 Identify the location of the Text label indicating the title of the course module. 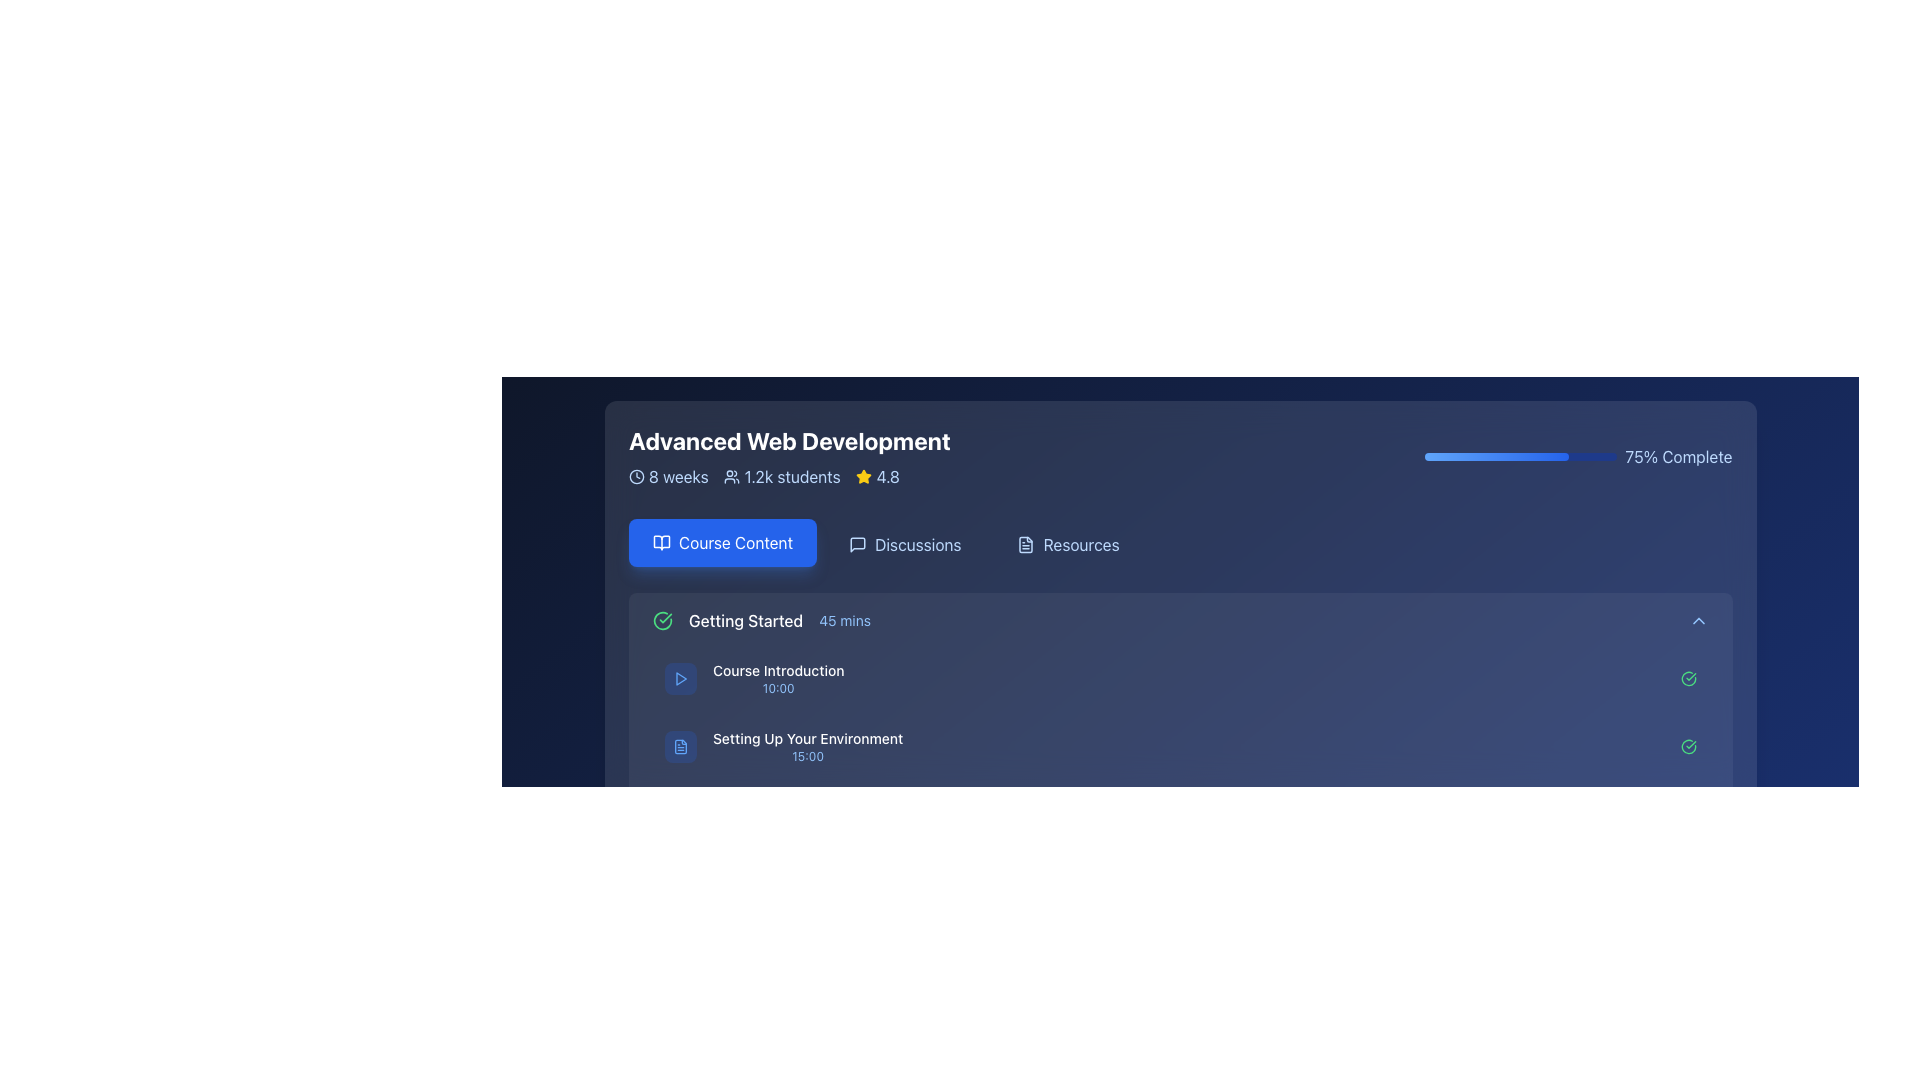
(744, 620).